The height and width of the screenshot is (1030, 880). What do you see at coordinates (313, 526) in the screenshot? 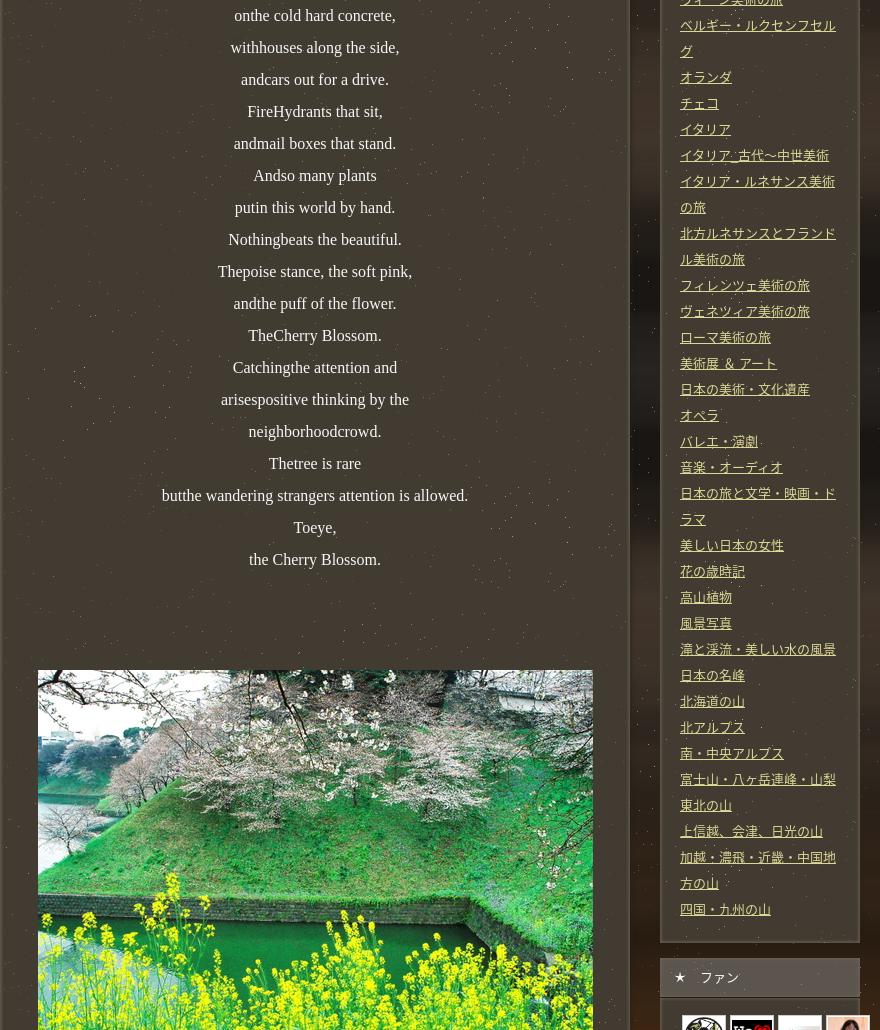
I see `'Toeye,'` at bounding box center [313, 526].